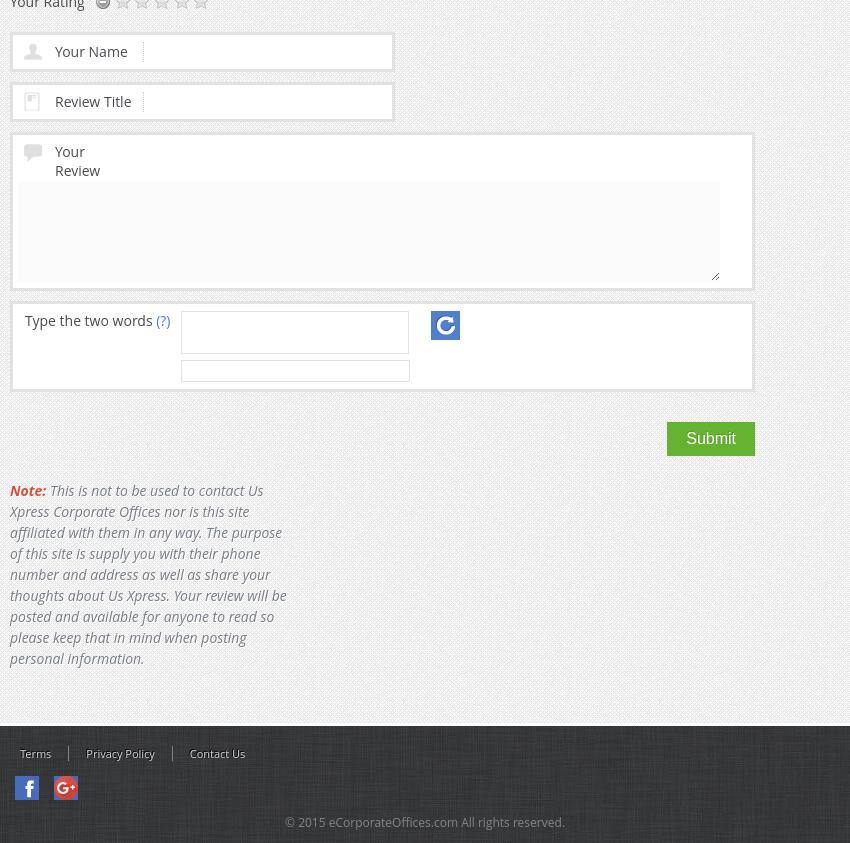 The width and height of the screenshot is (850, 843). Describe the element at coordinates (424, 822) in the screenshot. I see `'© 2015 eCorporateOffices.com All rights reserved.'` at that location.